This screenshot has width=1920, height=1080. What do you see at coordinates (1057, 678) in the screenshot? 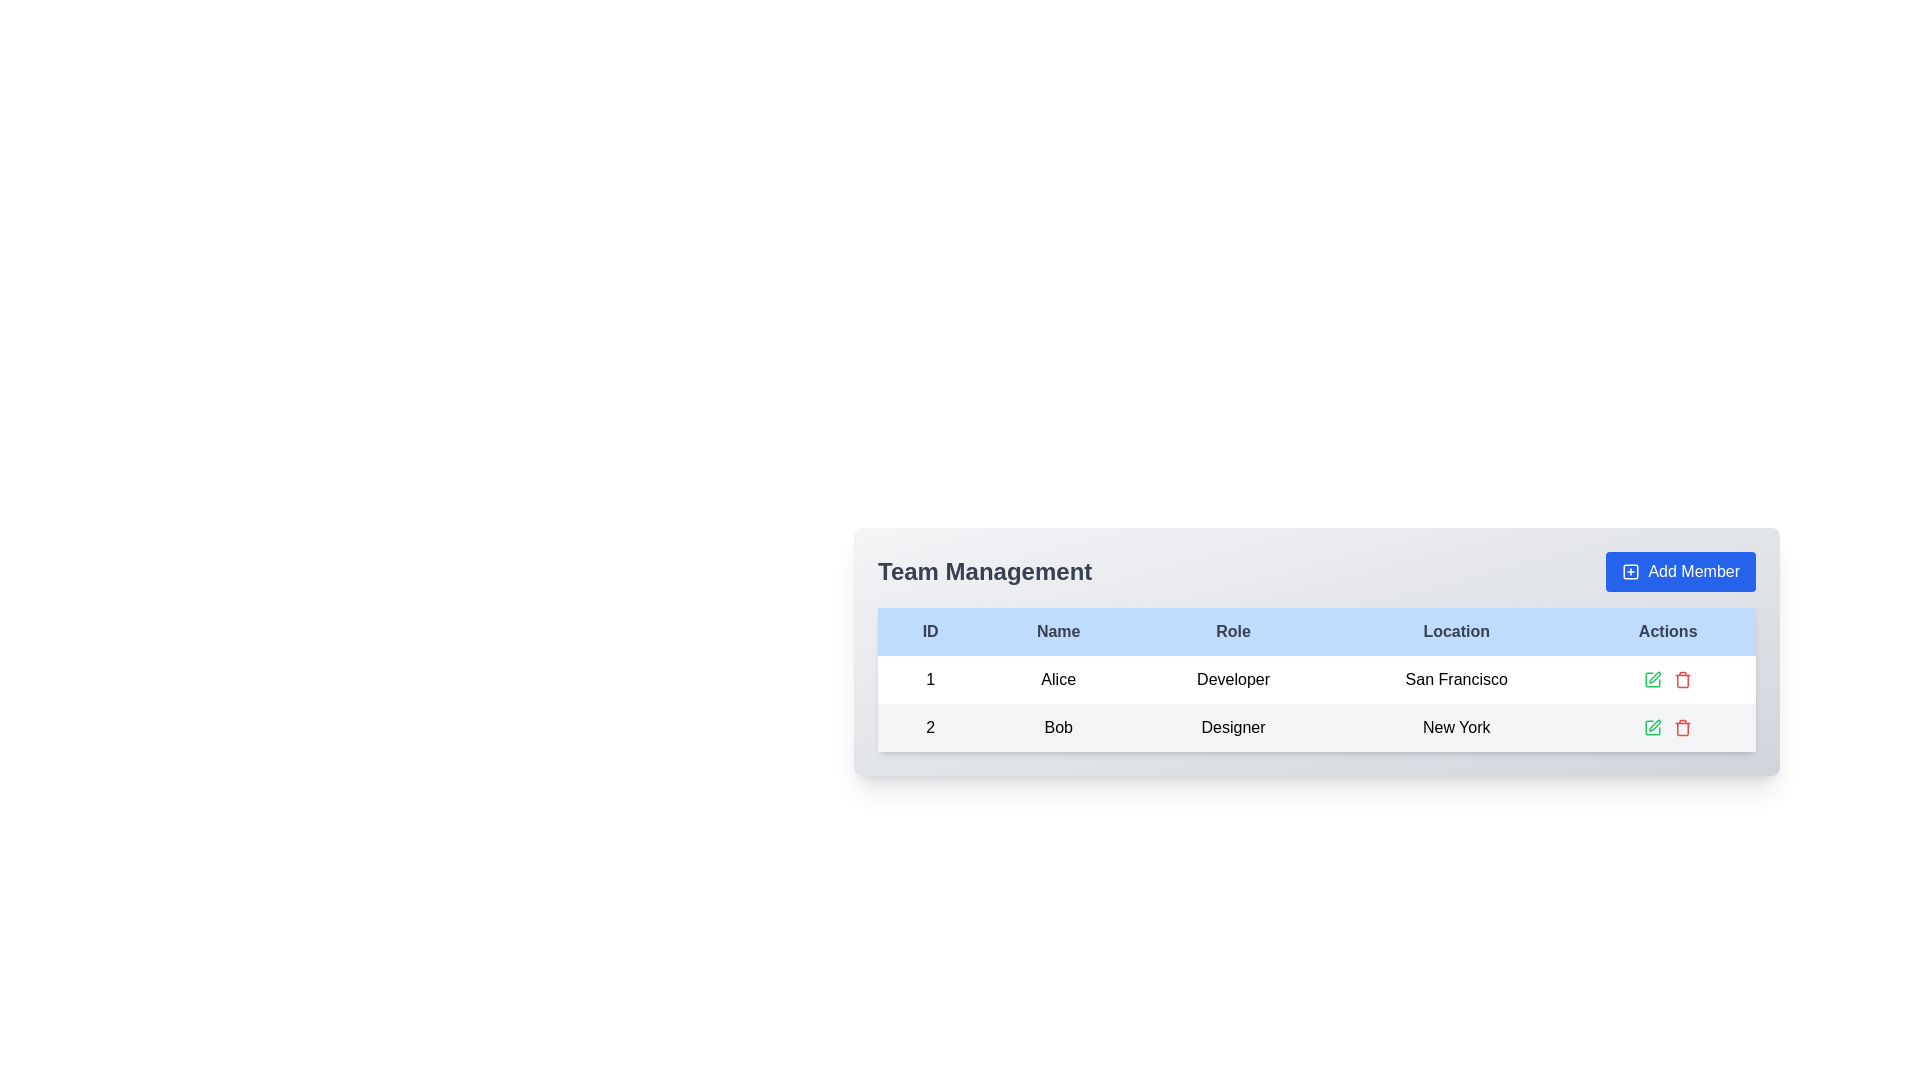
I see `the Text label representing a team member's name in the 'Team Management' table, located in the second column of the first row, directly below the 'Name' header` at bounding box center [1057, 678].